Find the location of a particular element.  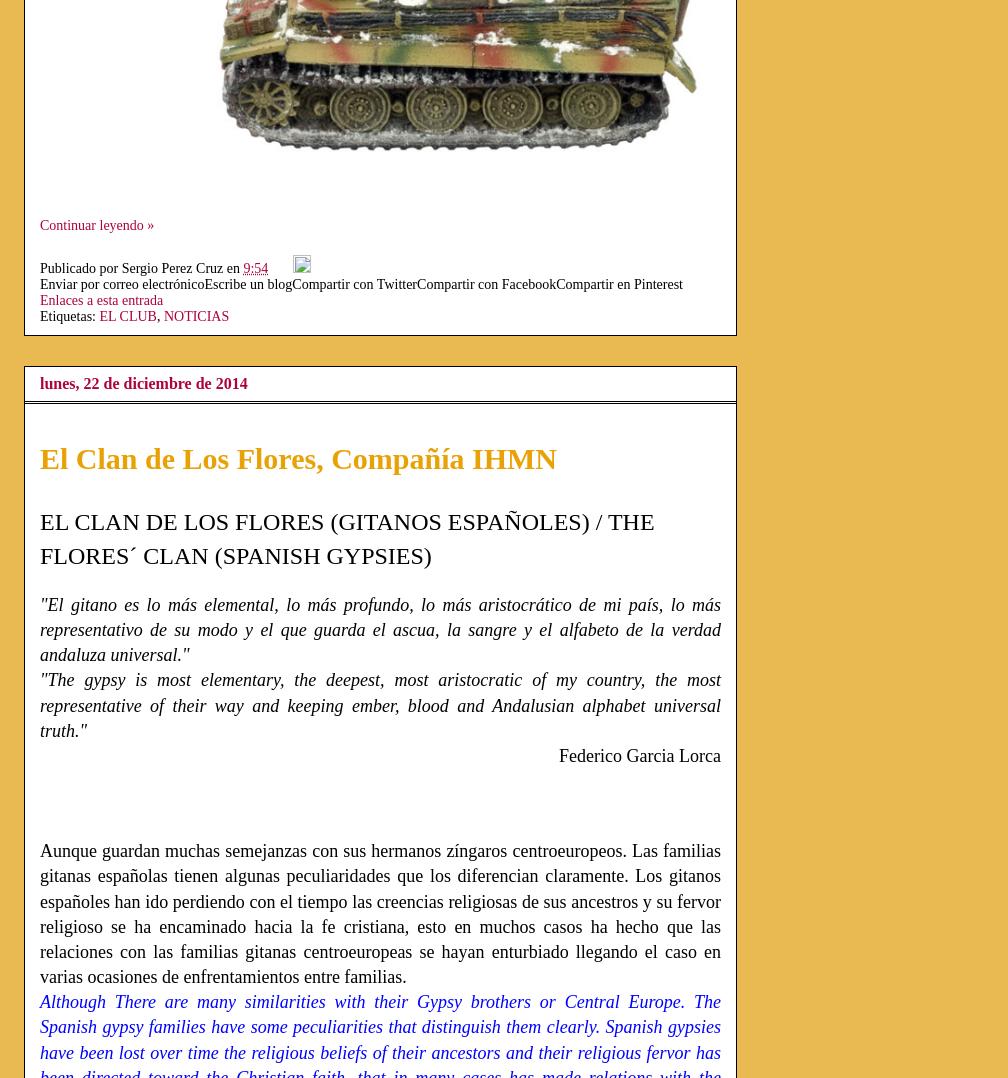

'9:54' is located at coordinates (255, 267).